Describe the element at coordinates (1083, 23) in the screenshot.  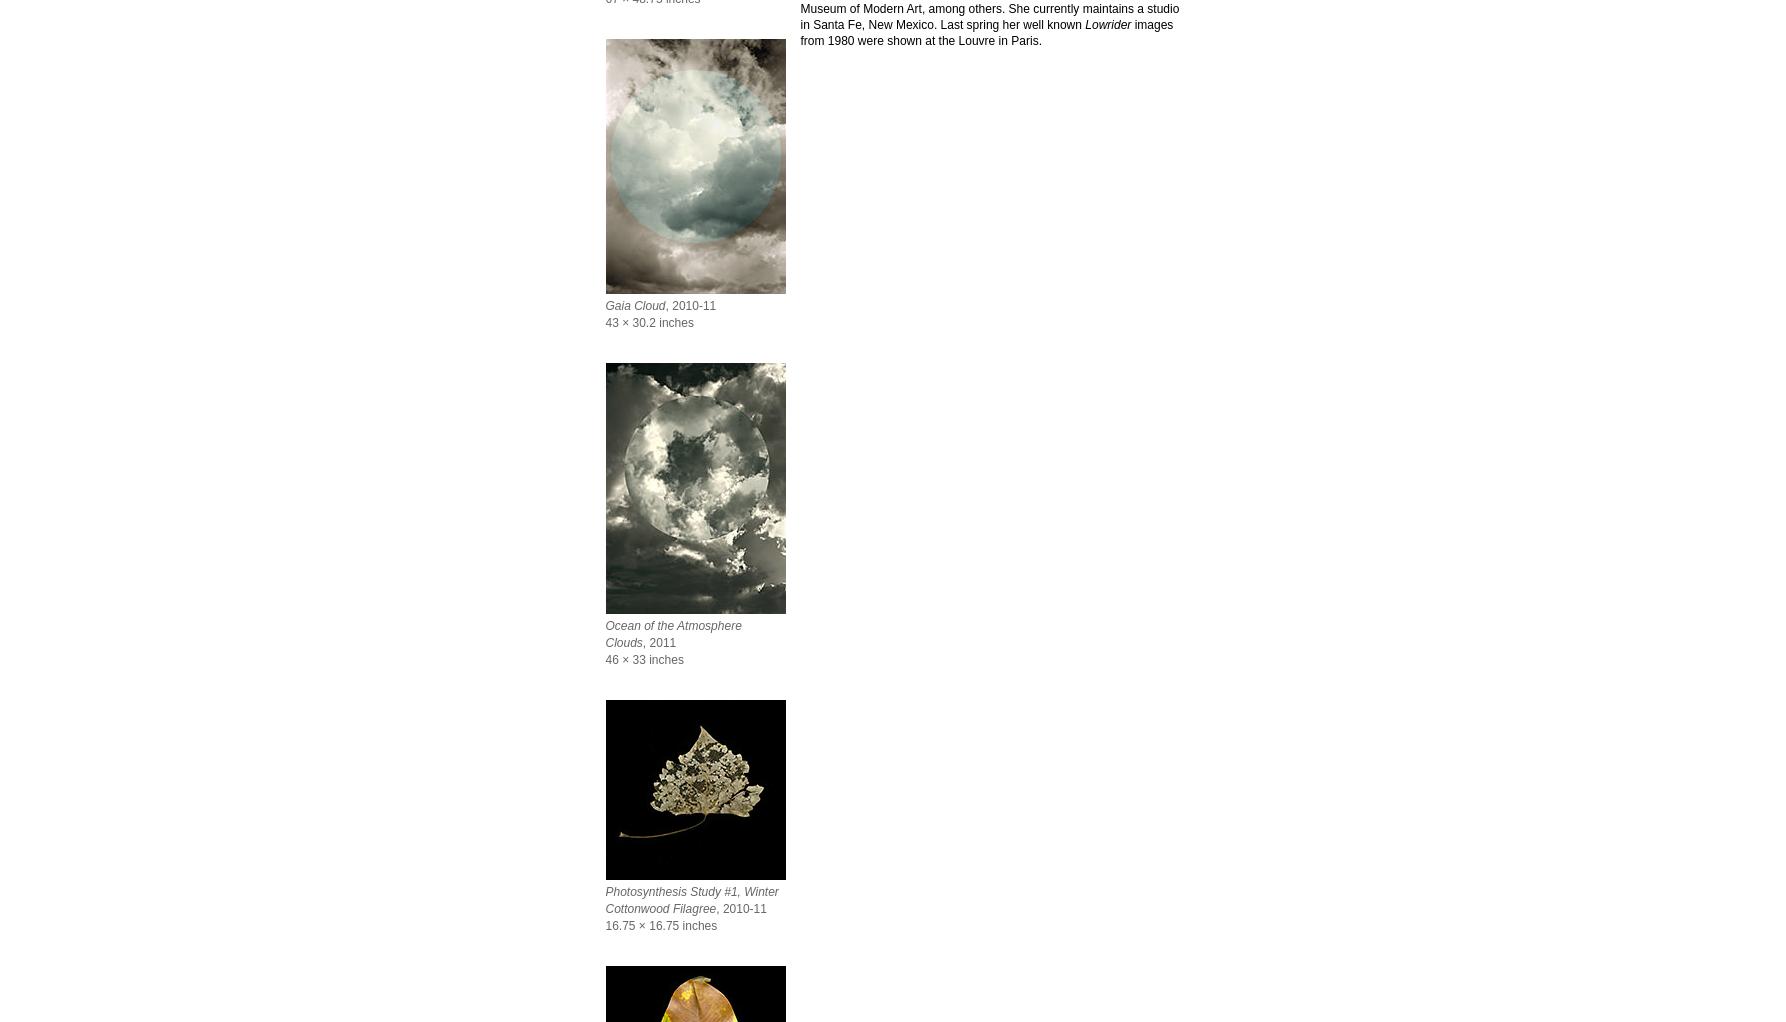
I see `'Lowrider'` at that location.